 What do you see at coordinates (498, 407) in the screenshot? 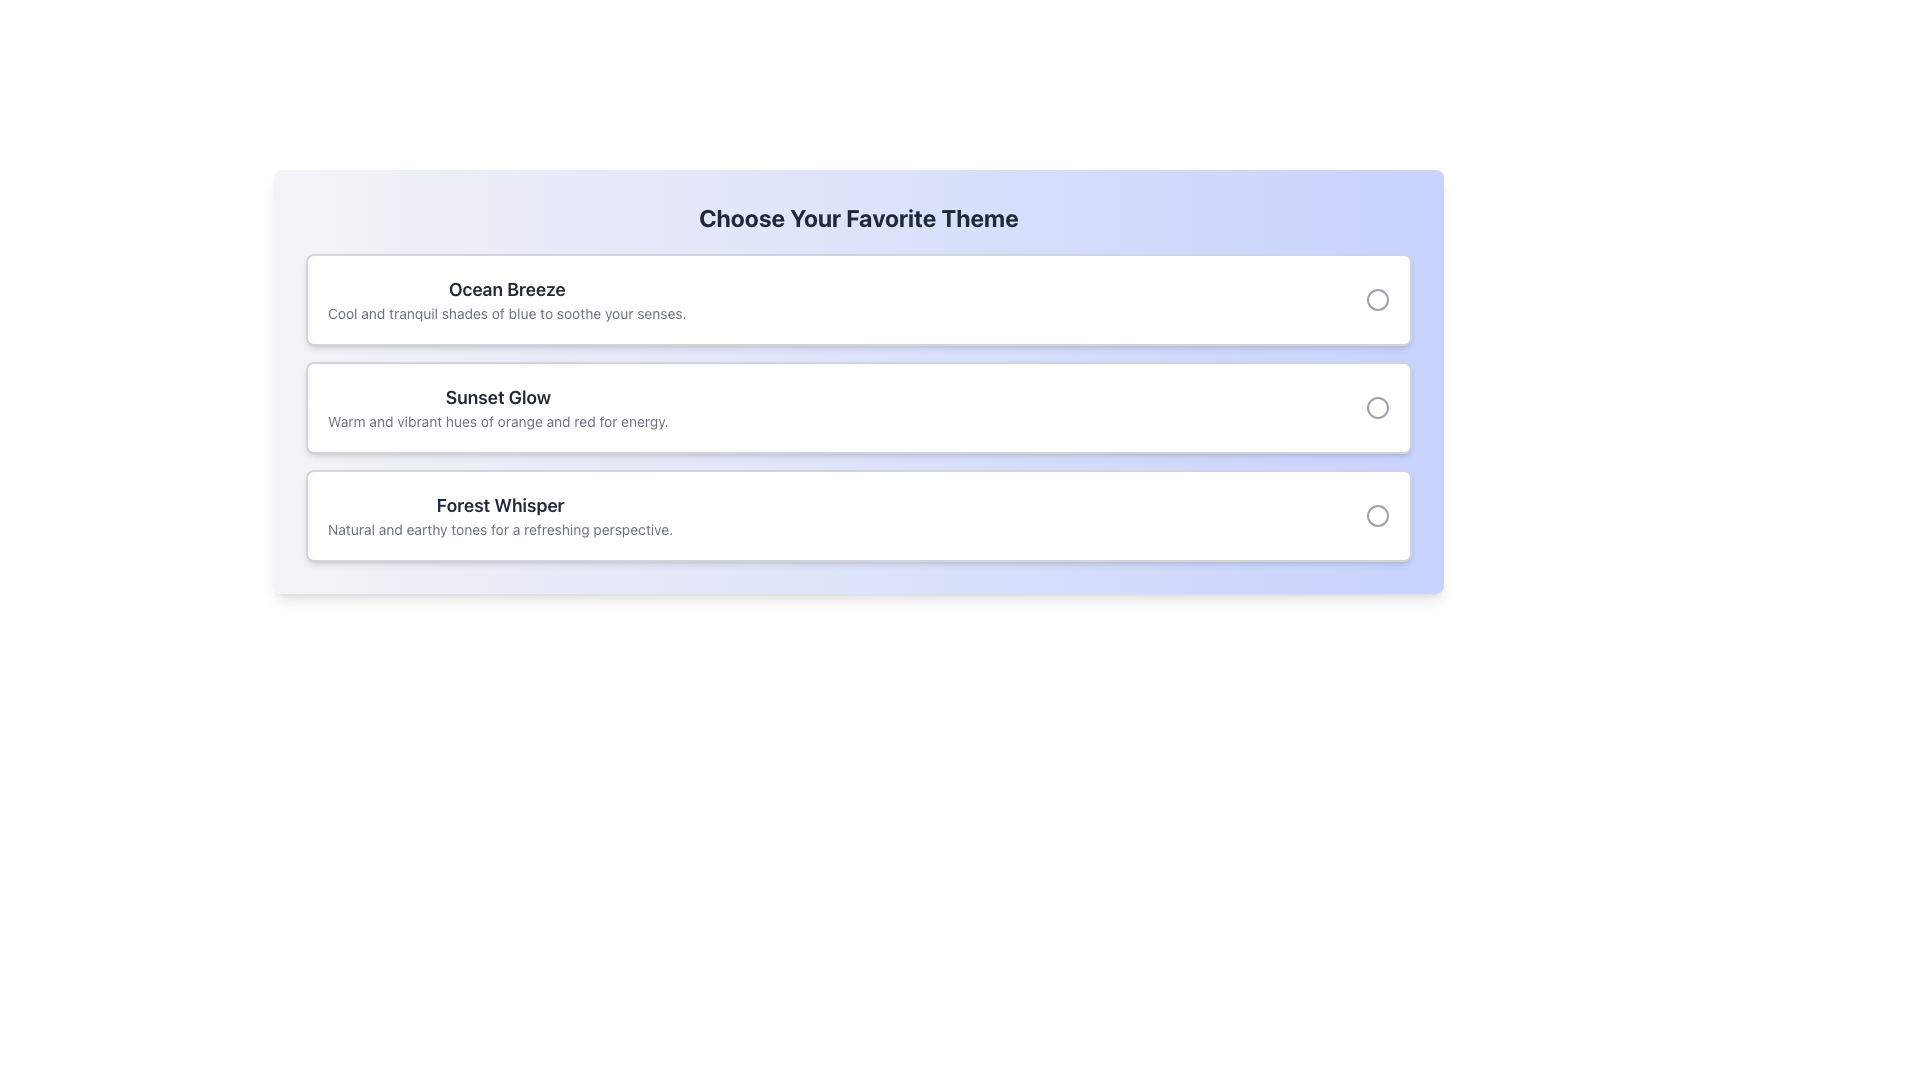
I see `the text content of the second theme option text block` at bounding box center [498, 407].